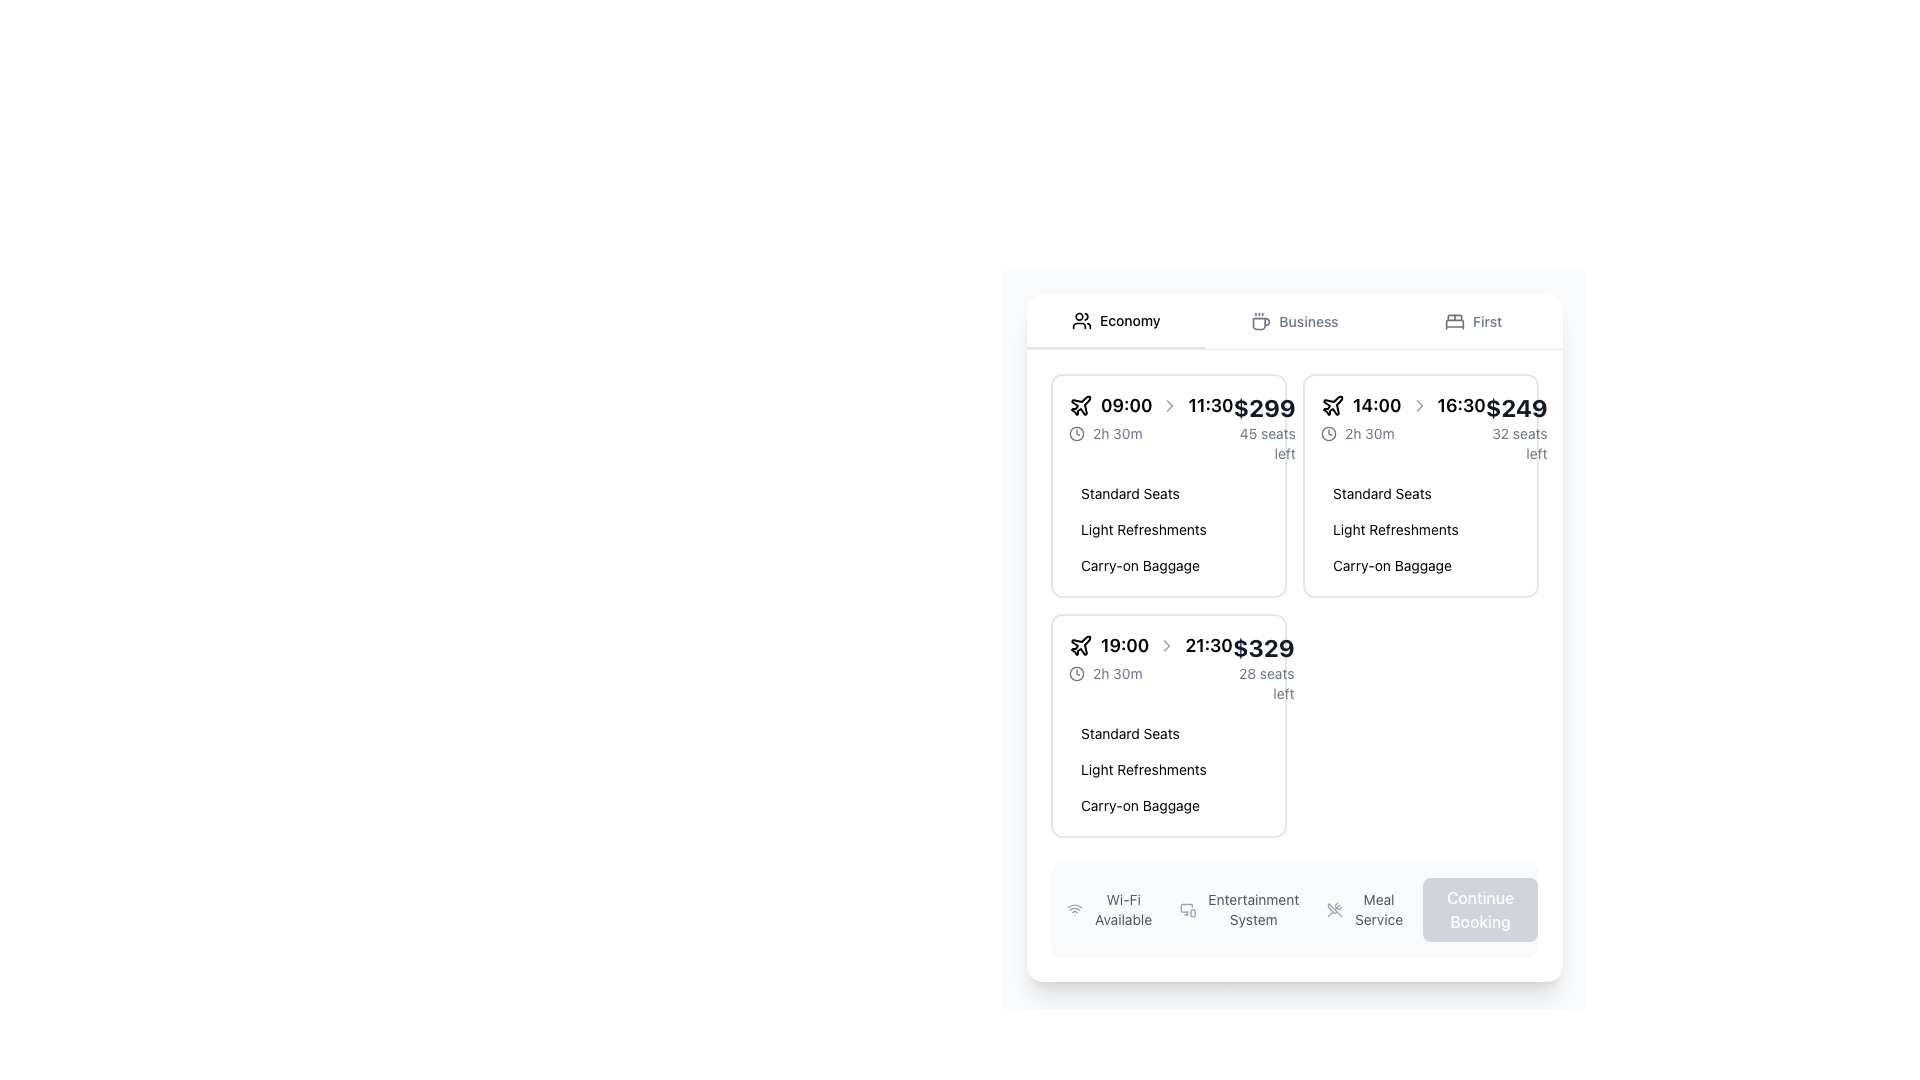  What do you see at coordinates (1516, 407) in the screenshot?
I see `the monetary value text label displaying '$249' in bold and large font at the top-right of the flight ticket option card layout` at bounding box center [1516, 407].